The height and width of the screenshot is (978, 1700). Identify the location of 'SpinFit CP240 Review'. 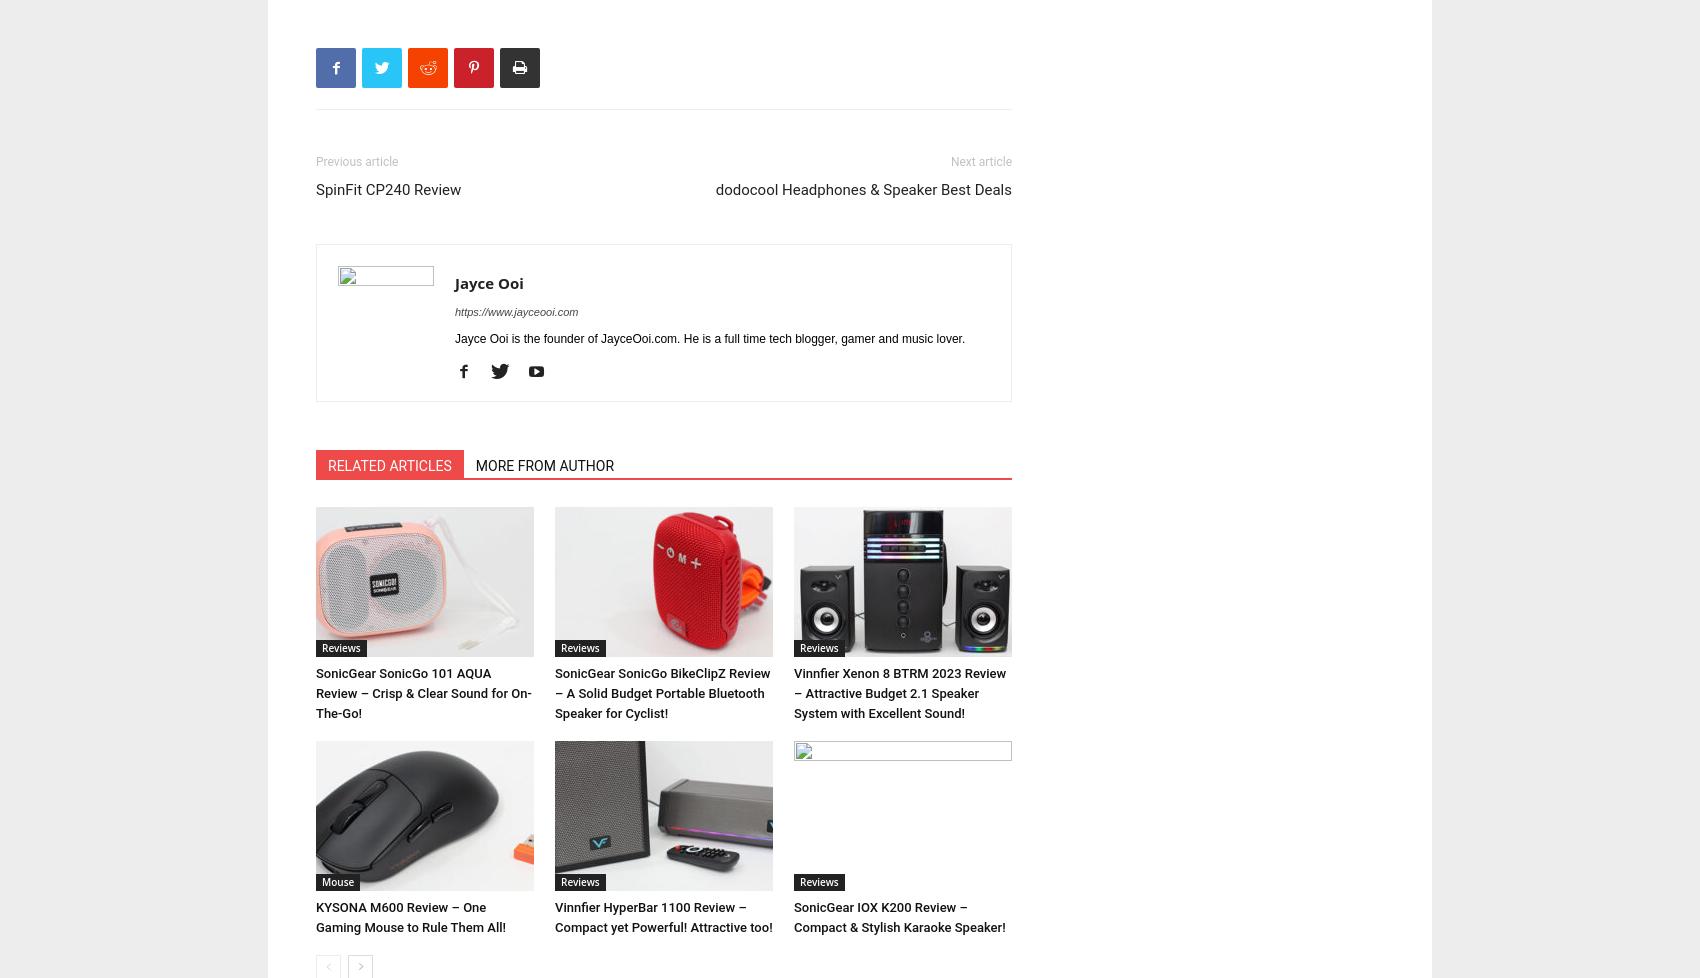
(316, 190).